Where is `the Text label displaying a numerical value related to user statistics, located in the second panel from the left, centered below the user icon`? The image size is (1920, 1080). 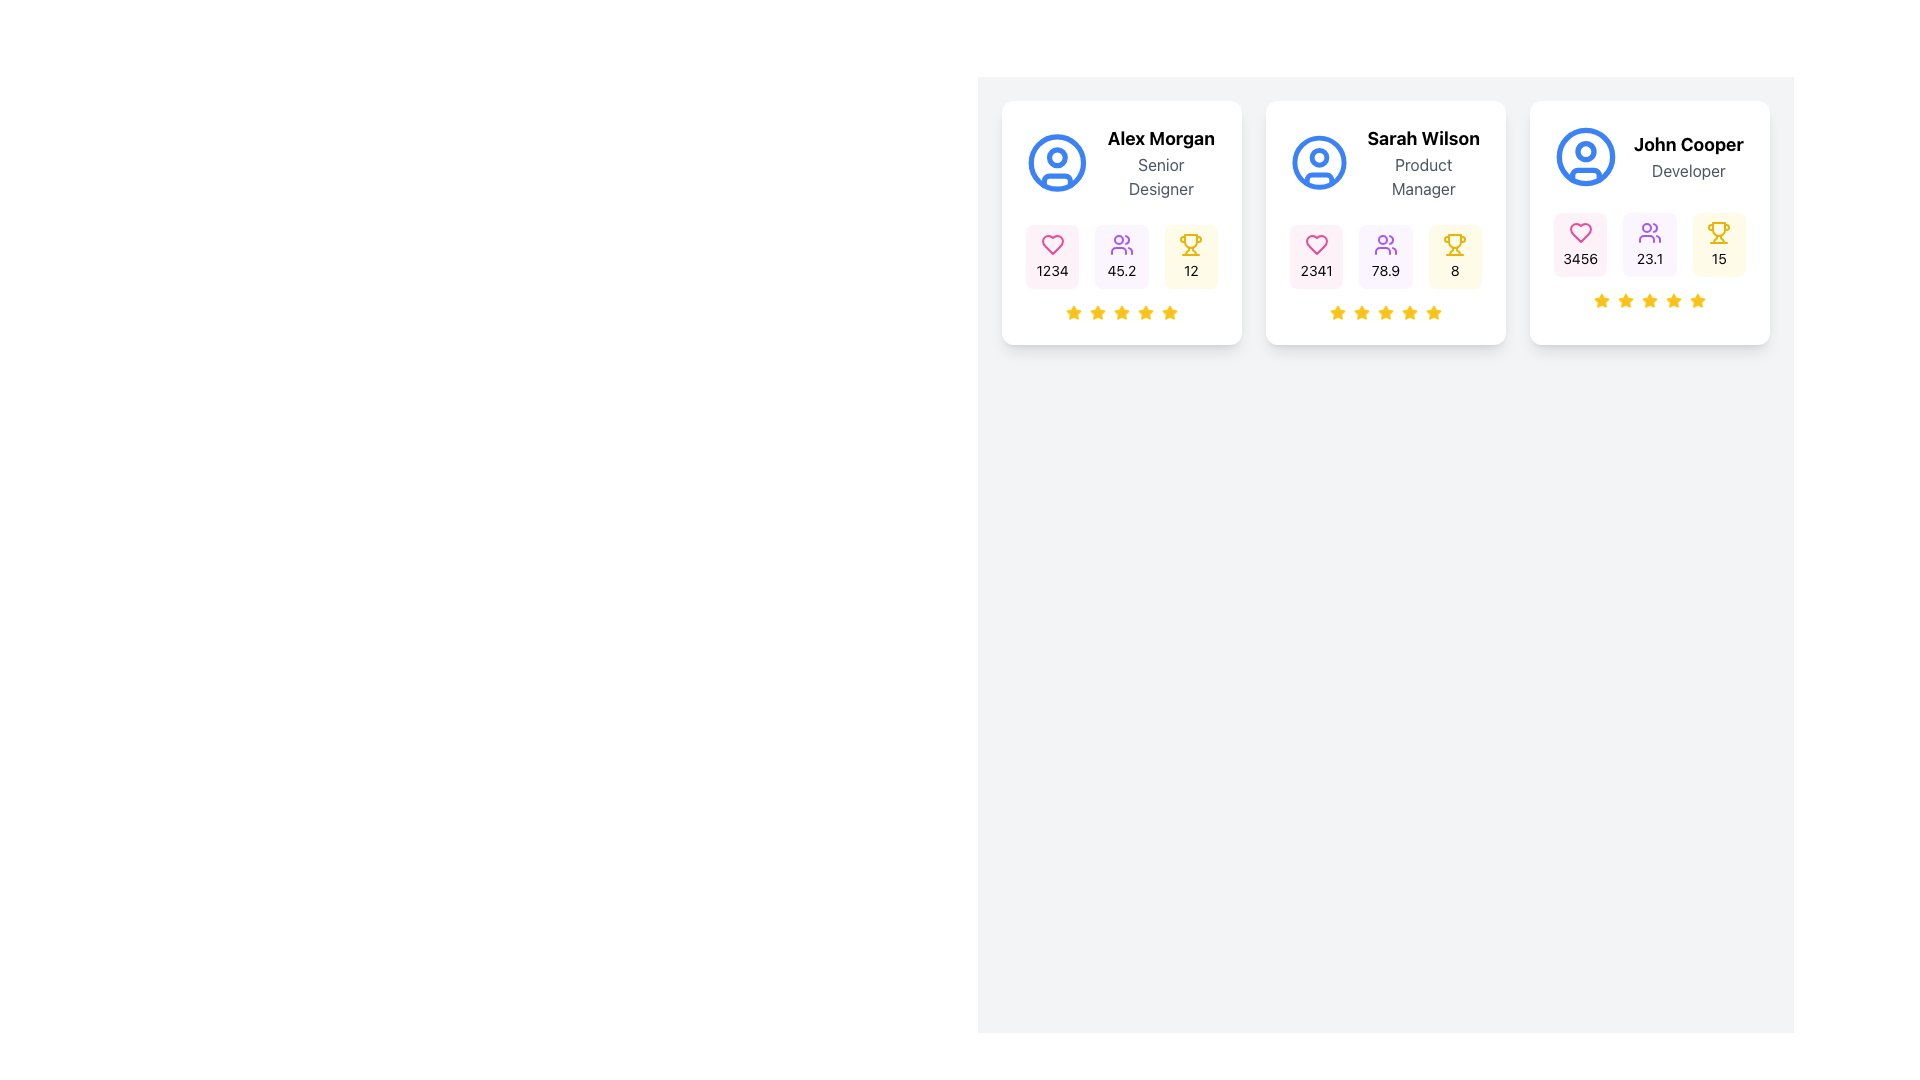
the Text label displaying a numerical value related to user statistics, located in the second panel from the left, centered below the user icon is located at coordinates (1122, 270).